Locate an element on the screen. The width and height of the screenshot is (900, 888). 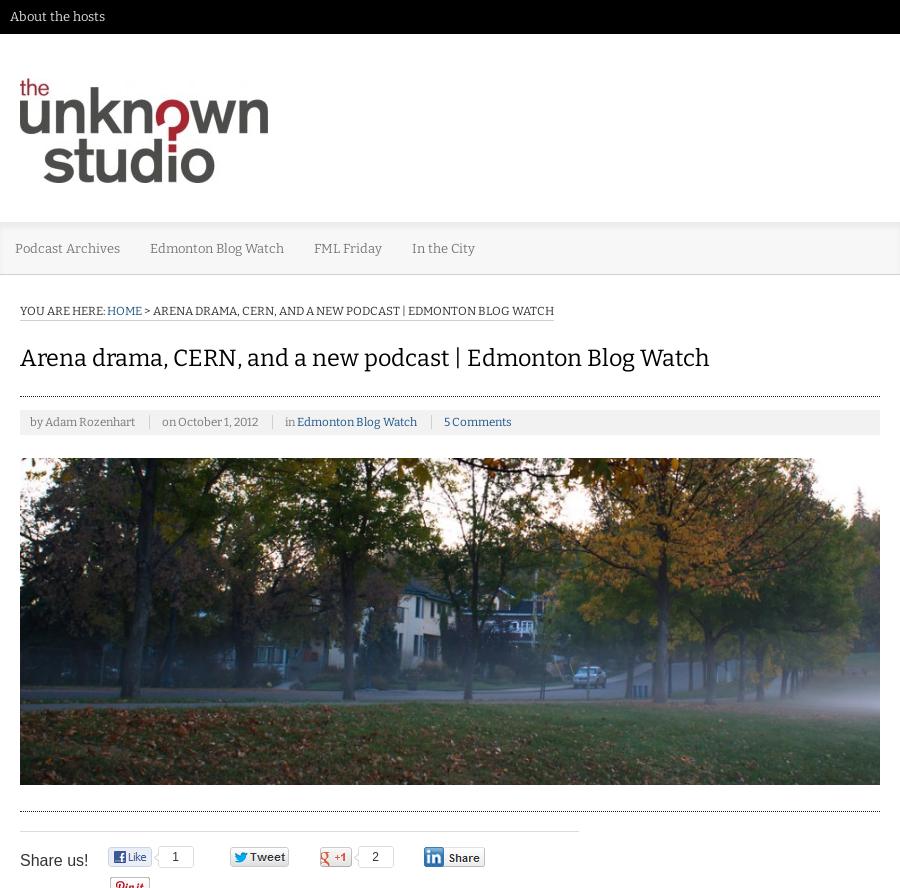
'Podcast Archives' is located at coordinates (66, 248).